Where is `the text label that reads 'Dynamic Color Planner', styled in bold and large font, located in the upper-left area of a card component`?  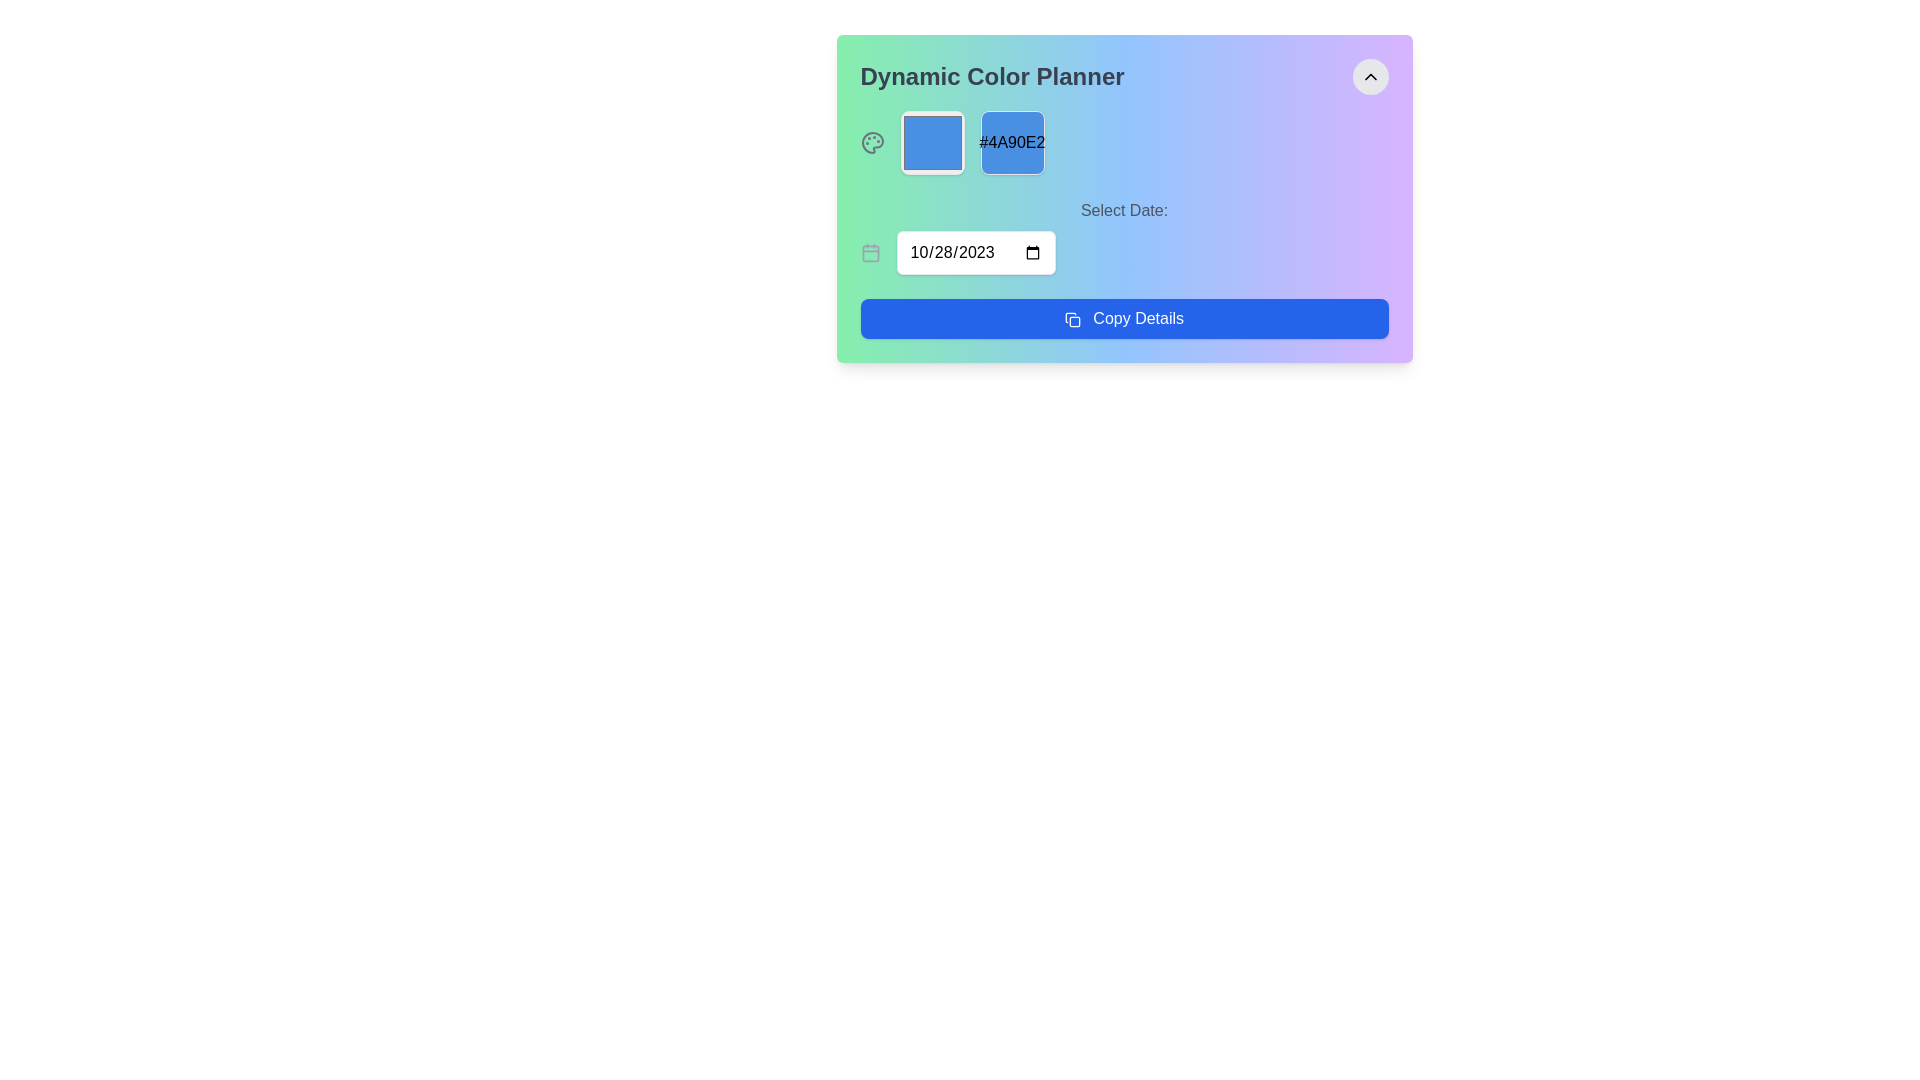 the text label that reads 'Dynamic Color Planner', styled in bold and large font, located in the upper-left area of a card component is located at coordinates (992, 76).